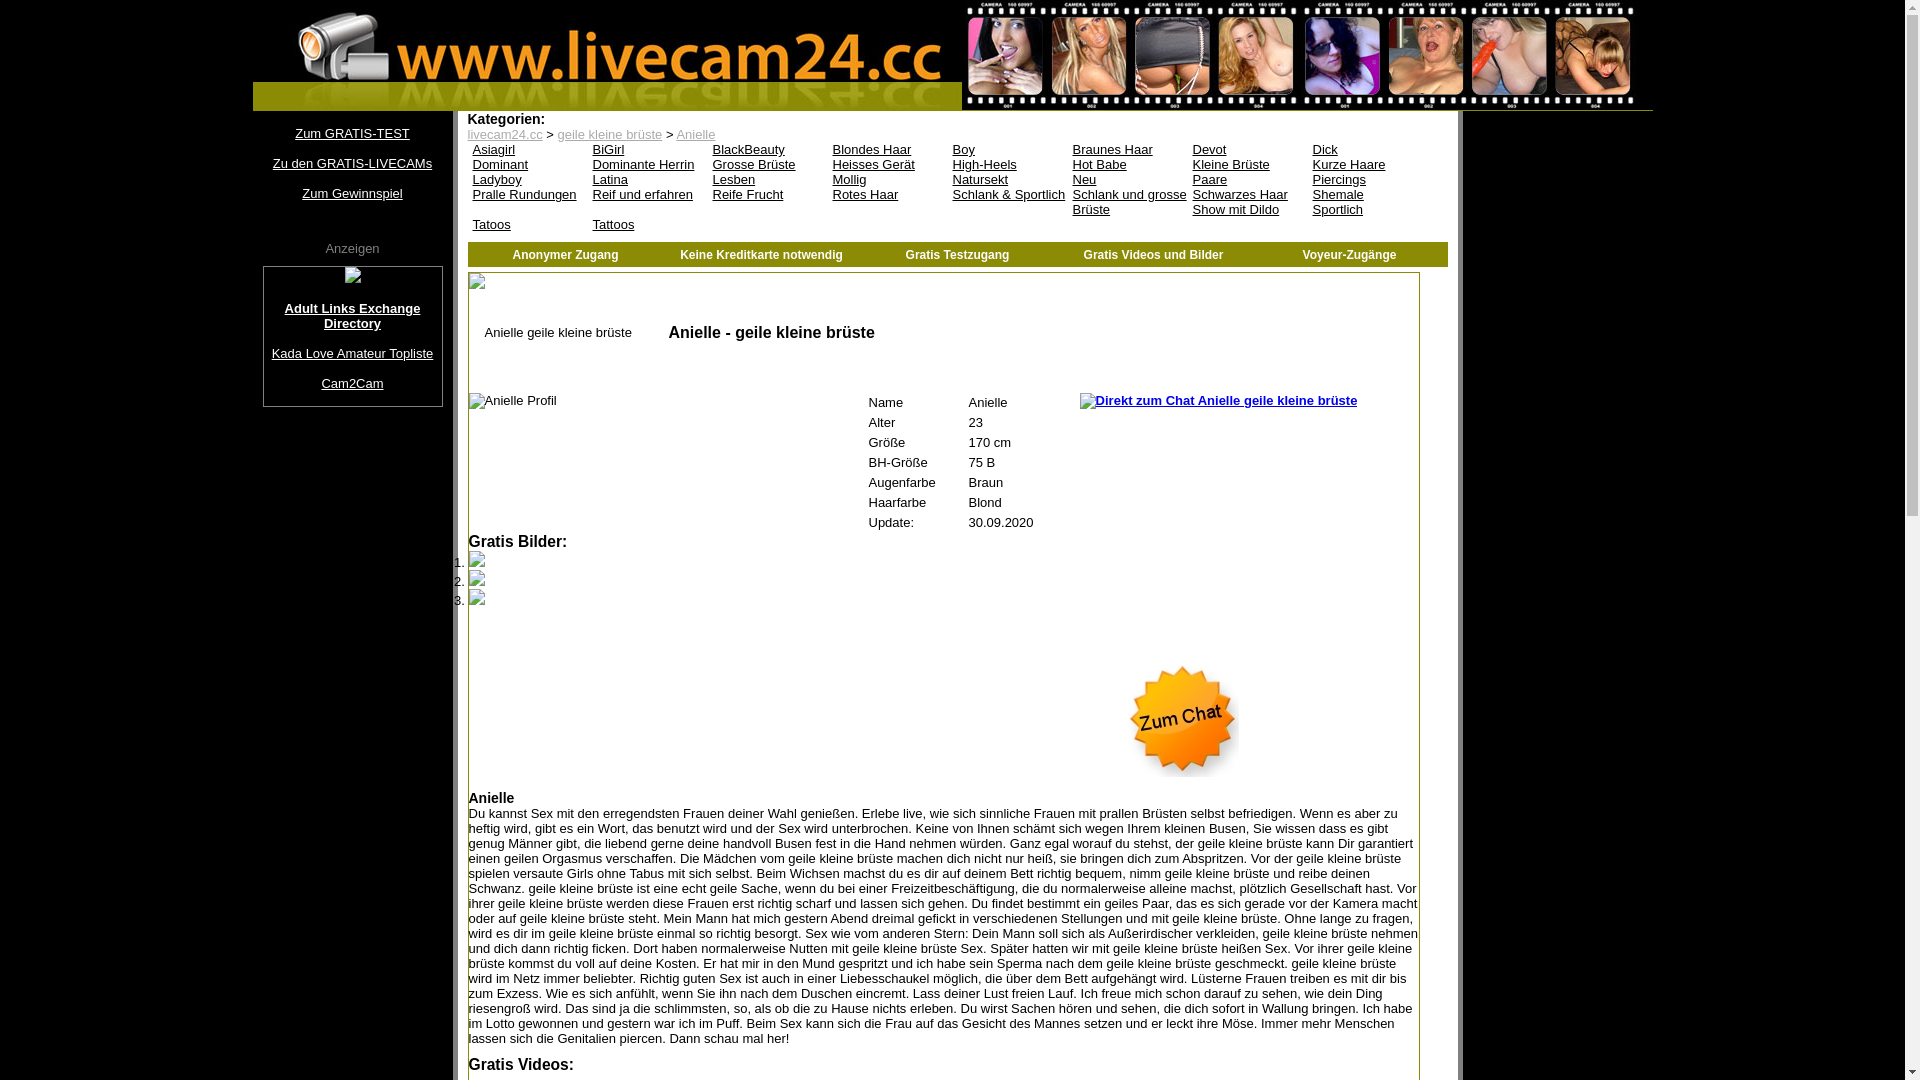 This screenshot has width=1920, height=1080. Describe the element at coordinates (1367, 209) in the screenshot. I see `'Sportlich'` at that location.